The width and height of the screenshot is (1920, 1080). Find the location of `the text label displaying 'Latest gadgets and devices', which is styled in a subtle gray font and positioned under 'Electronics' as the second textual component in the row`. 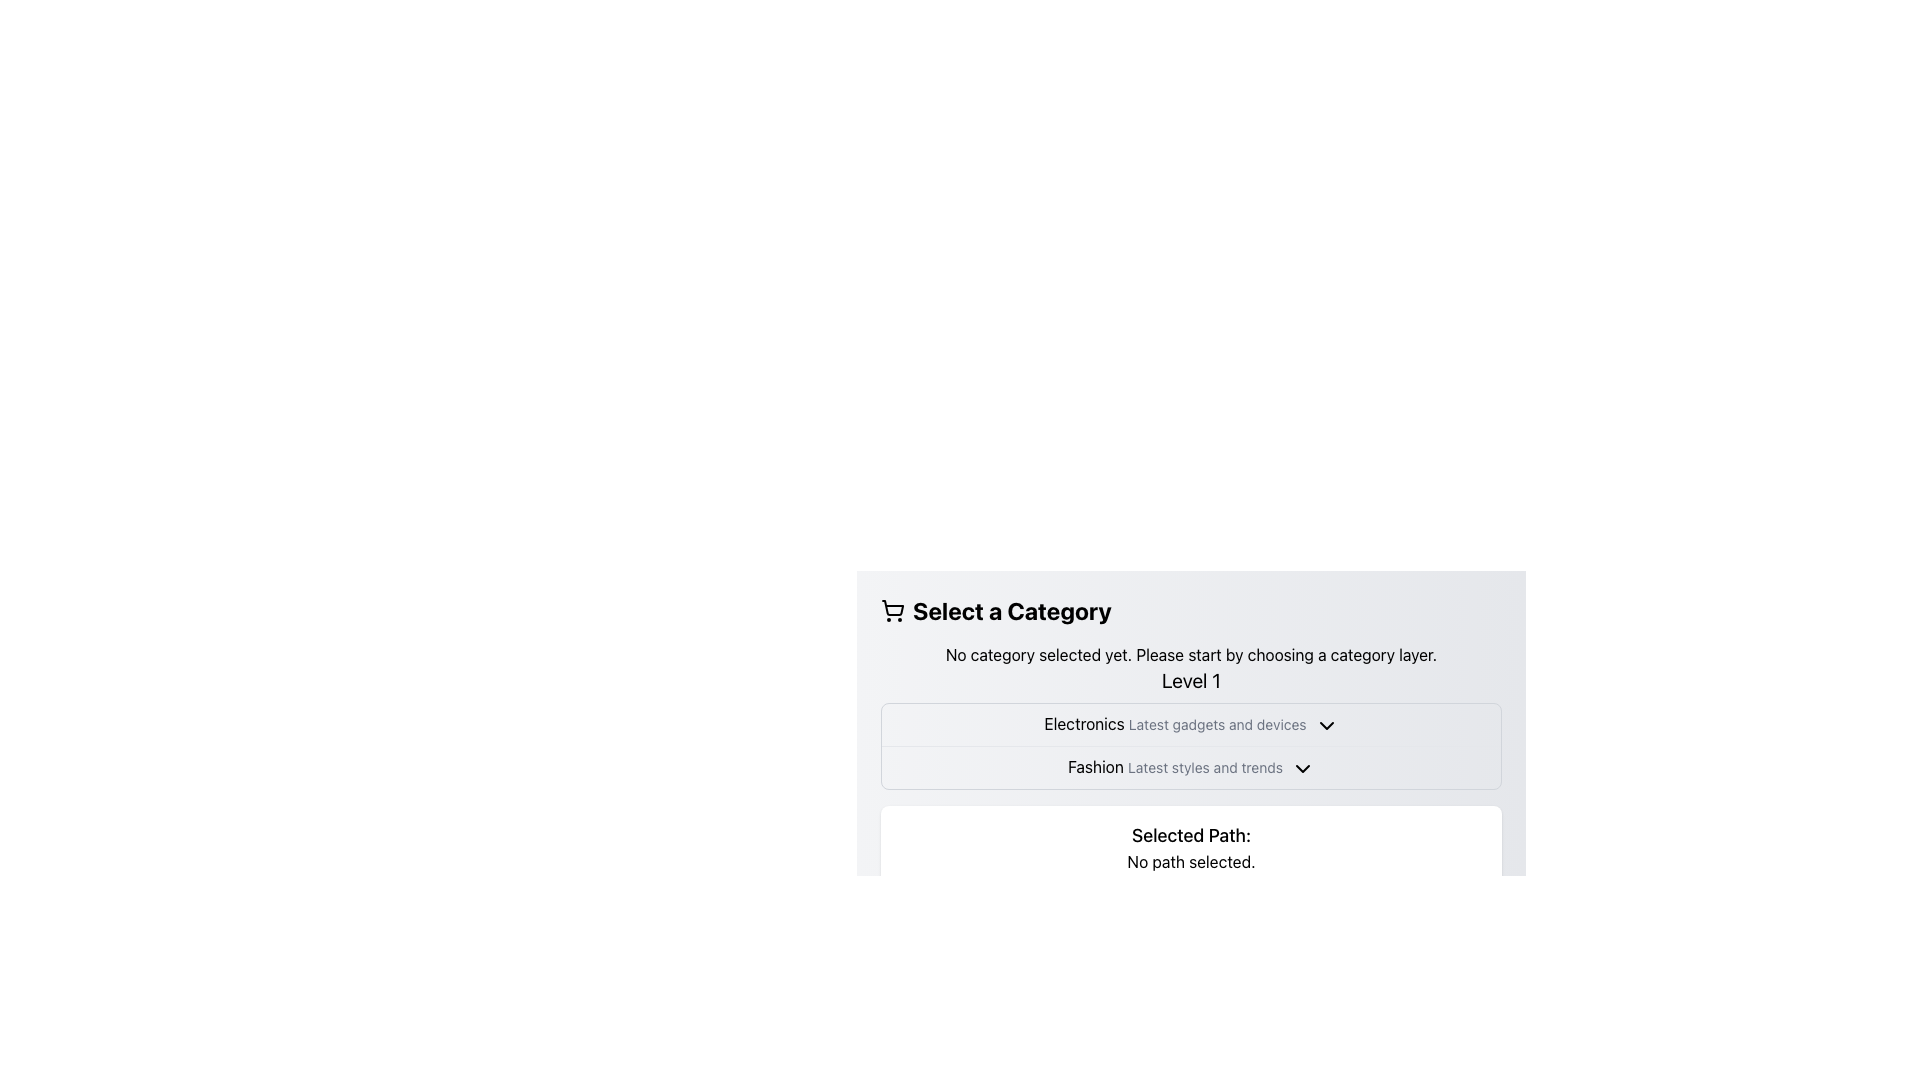

the text label displaying 'Latest gadgets and devices', which is styled in a subtle gray font and positioned under 'Electronics' as the second textual component in the row is located at coordinates (1216, 724).